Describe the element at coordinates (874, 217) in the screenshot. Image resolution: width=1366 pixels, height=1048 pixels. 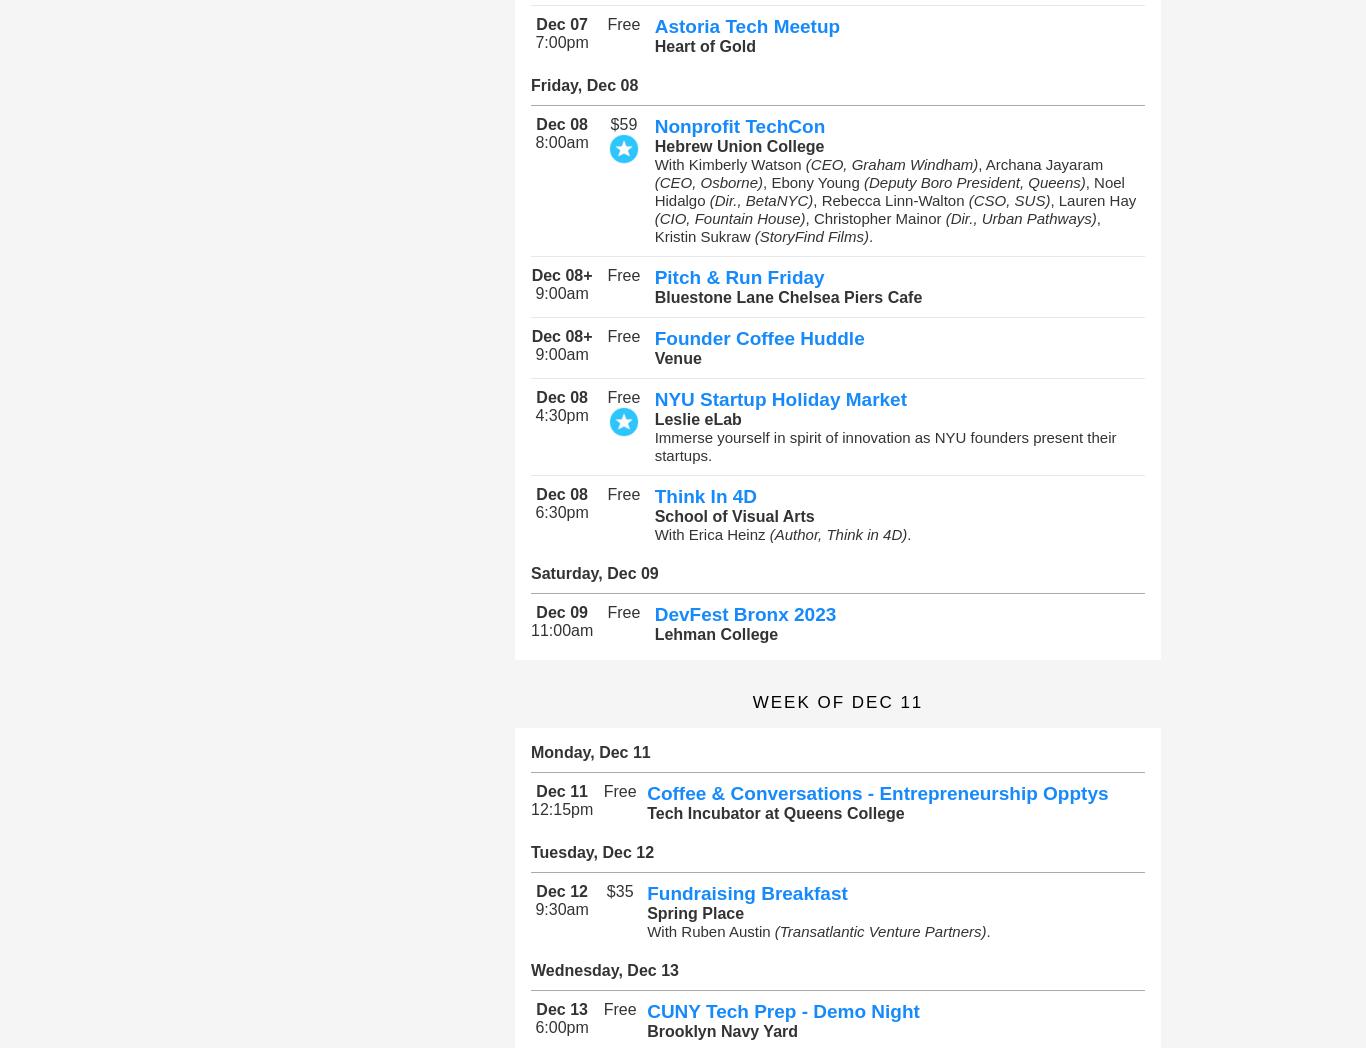
I see `', Christopher Mainor'` at that location.